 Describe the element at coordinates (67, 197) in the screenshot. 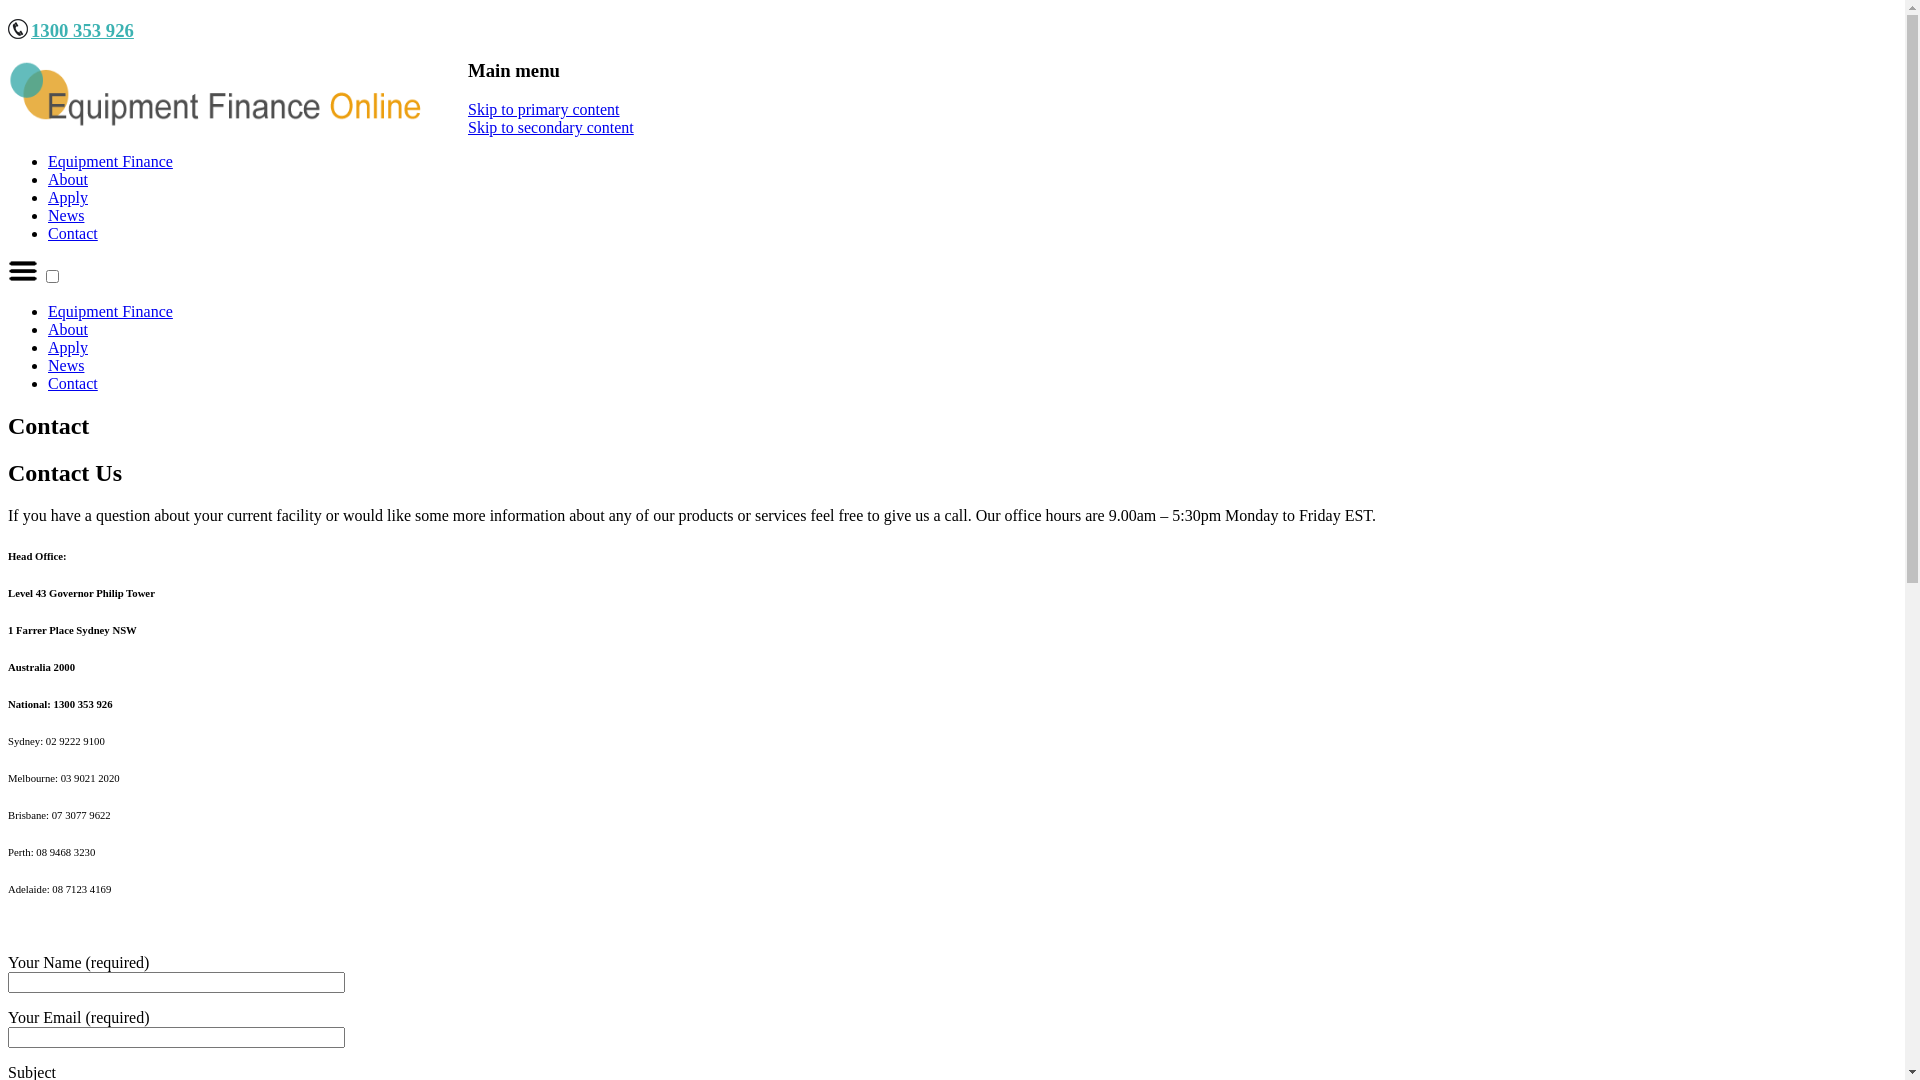

I see `'Apply'` at that location.